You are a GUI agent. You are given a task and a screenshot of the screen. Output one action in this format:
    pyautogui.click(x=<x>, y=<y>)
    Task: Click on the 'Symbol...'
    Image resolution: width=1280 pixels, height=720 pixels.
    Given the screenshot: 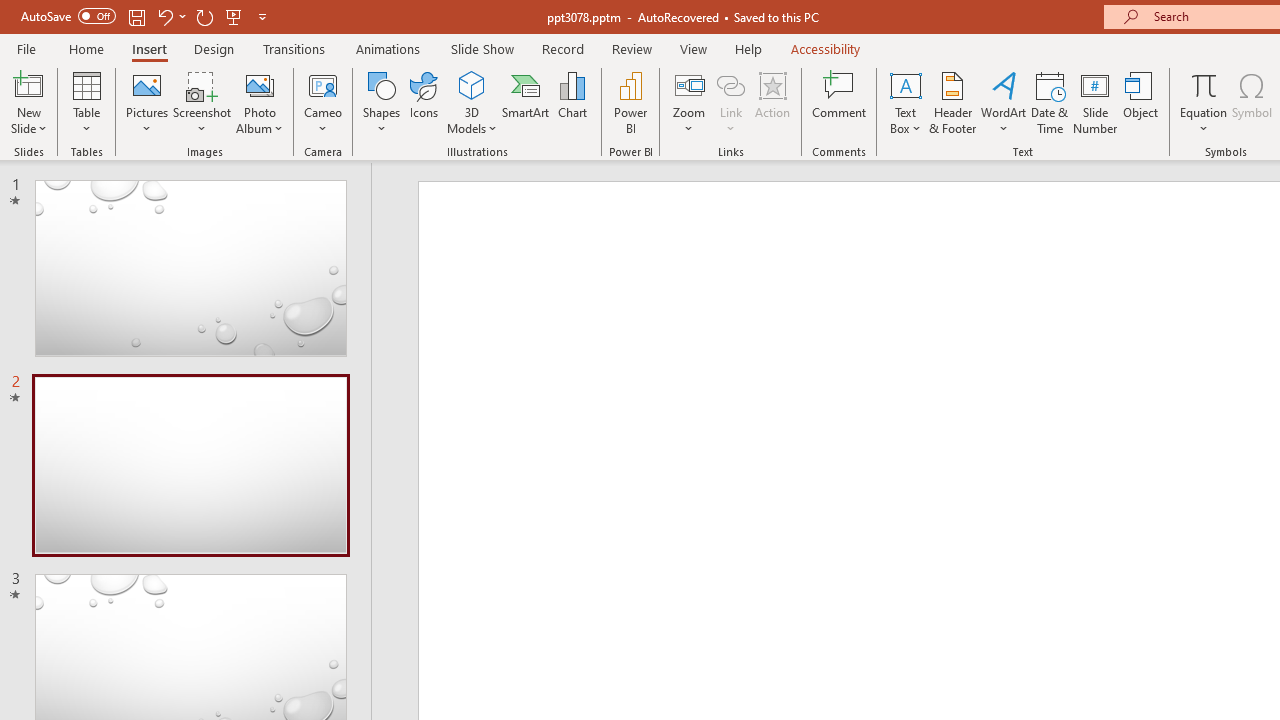 What is the action you would take?
    pyautogui.click(x=1251, y=103)
    